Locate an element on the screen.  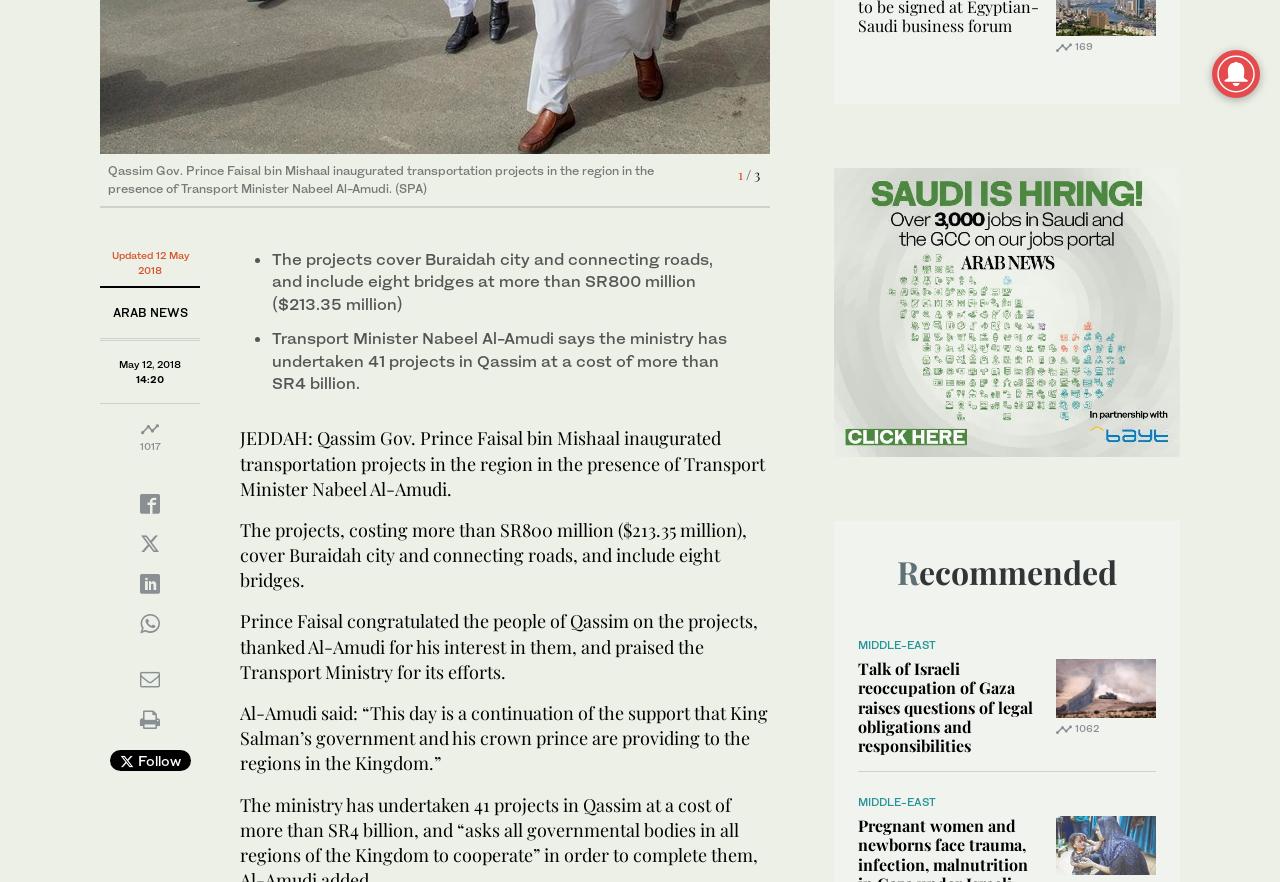
'Recommended' is located at coordinates (1006, 570).